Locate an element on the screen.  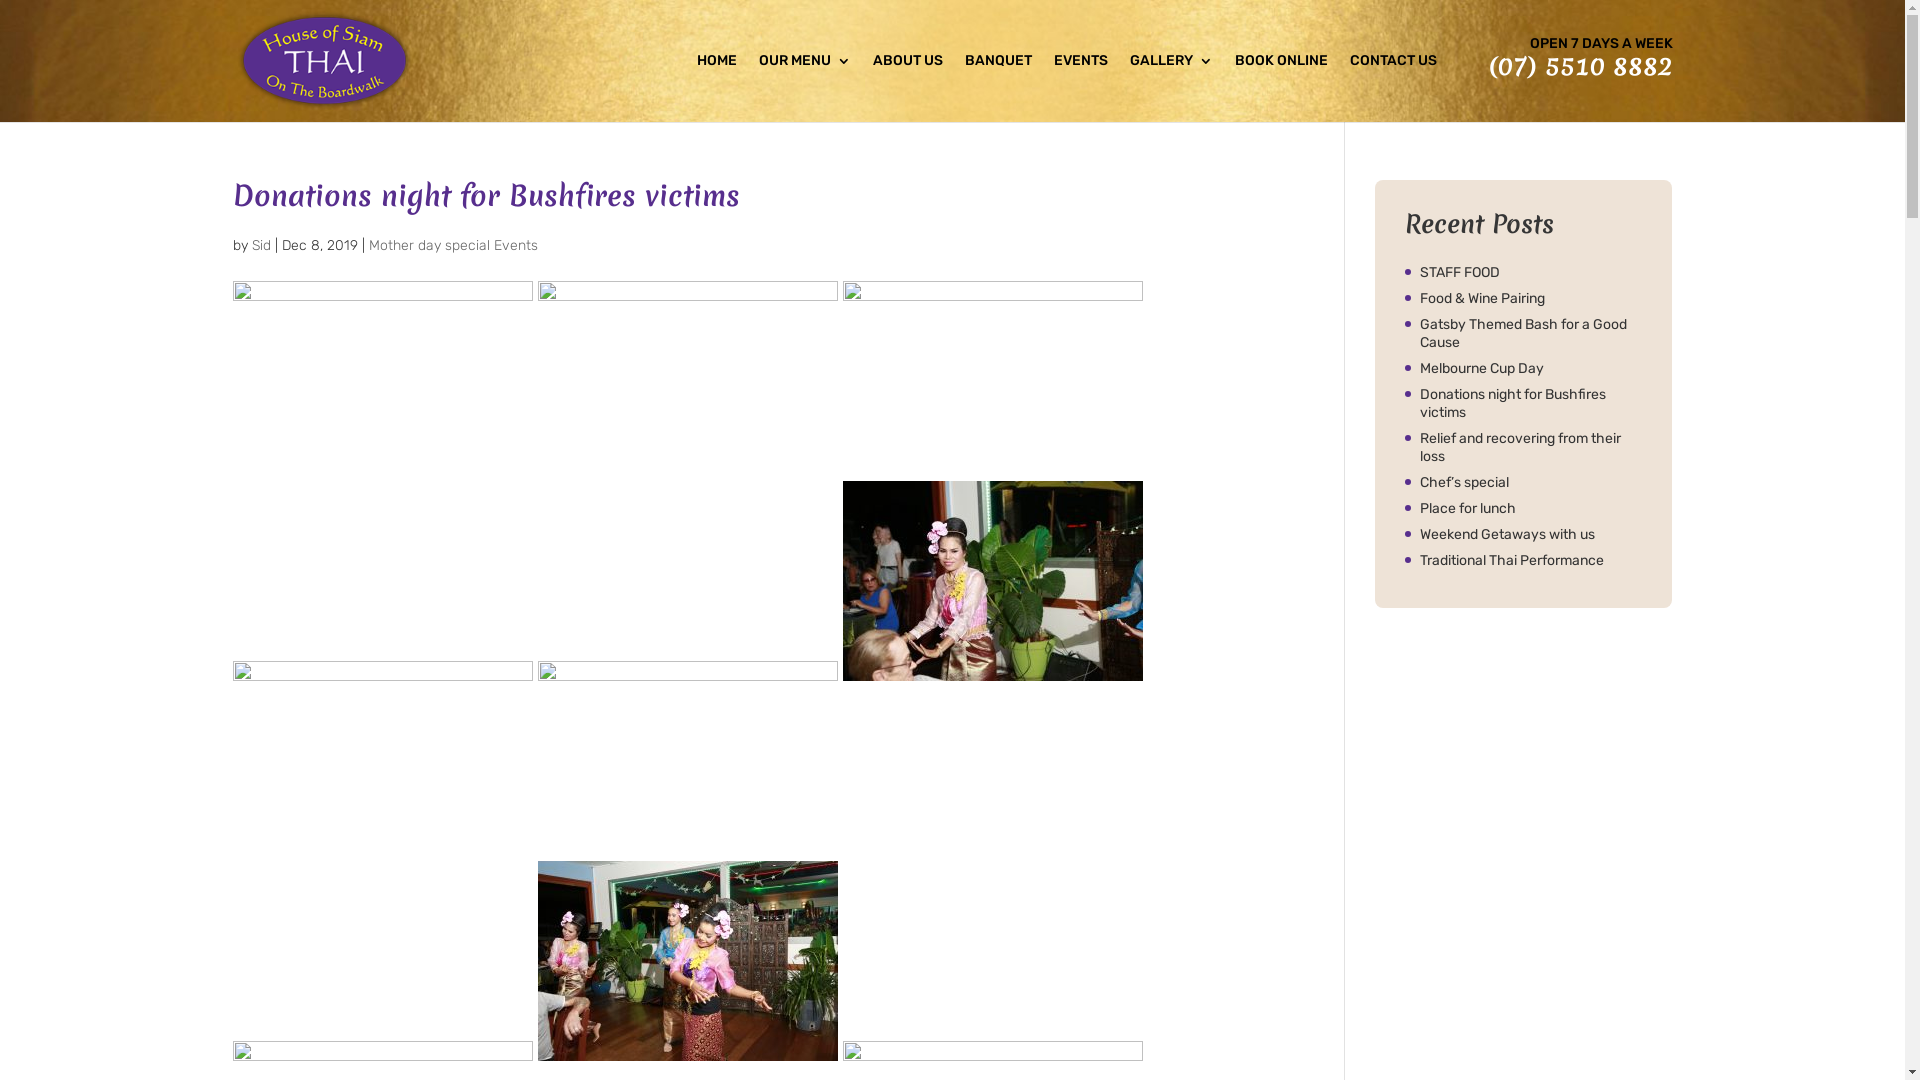
'Place for lunch' is located at coordinates (1530, 508).